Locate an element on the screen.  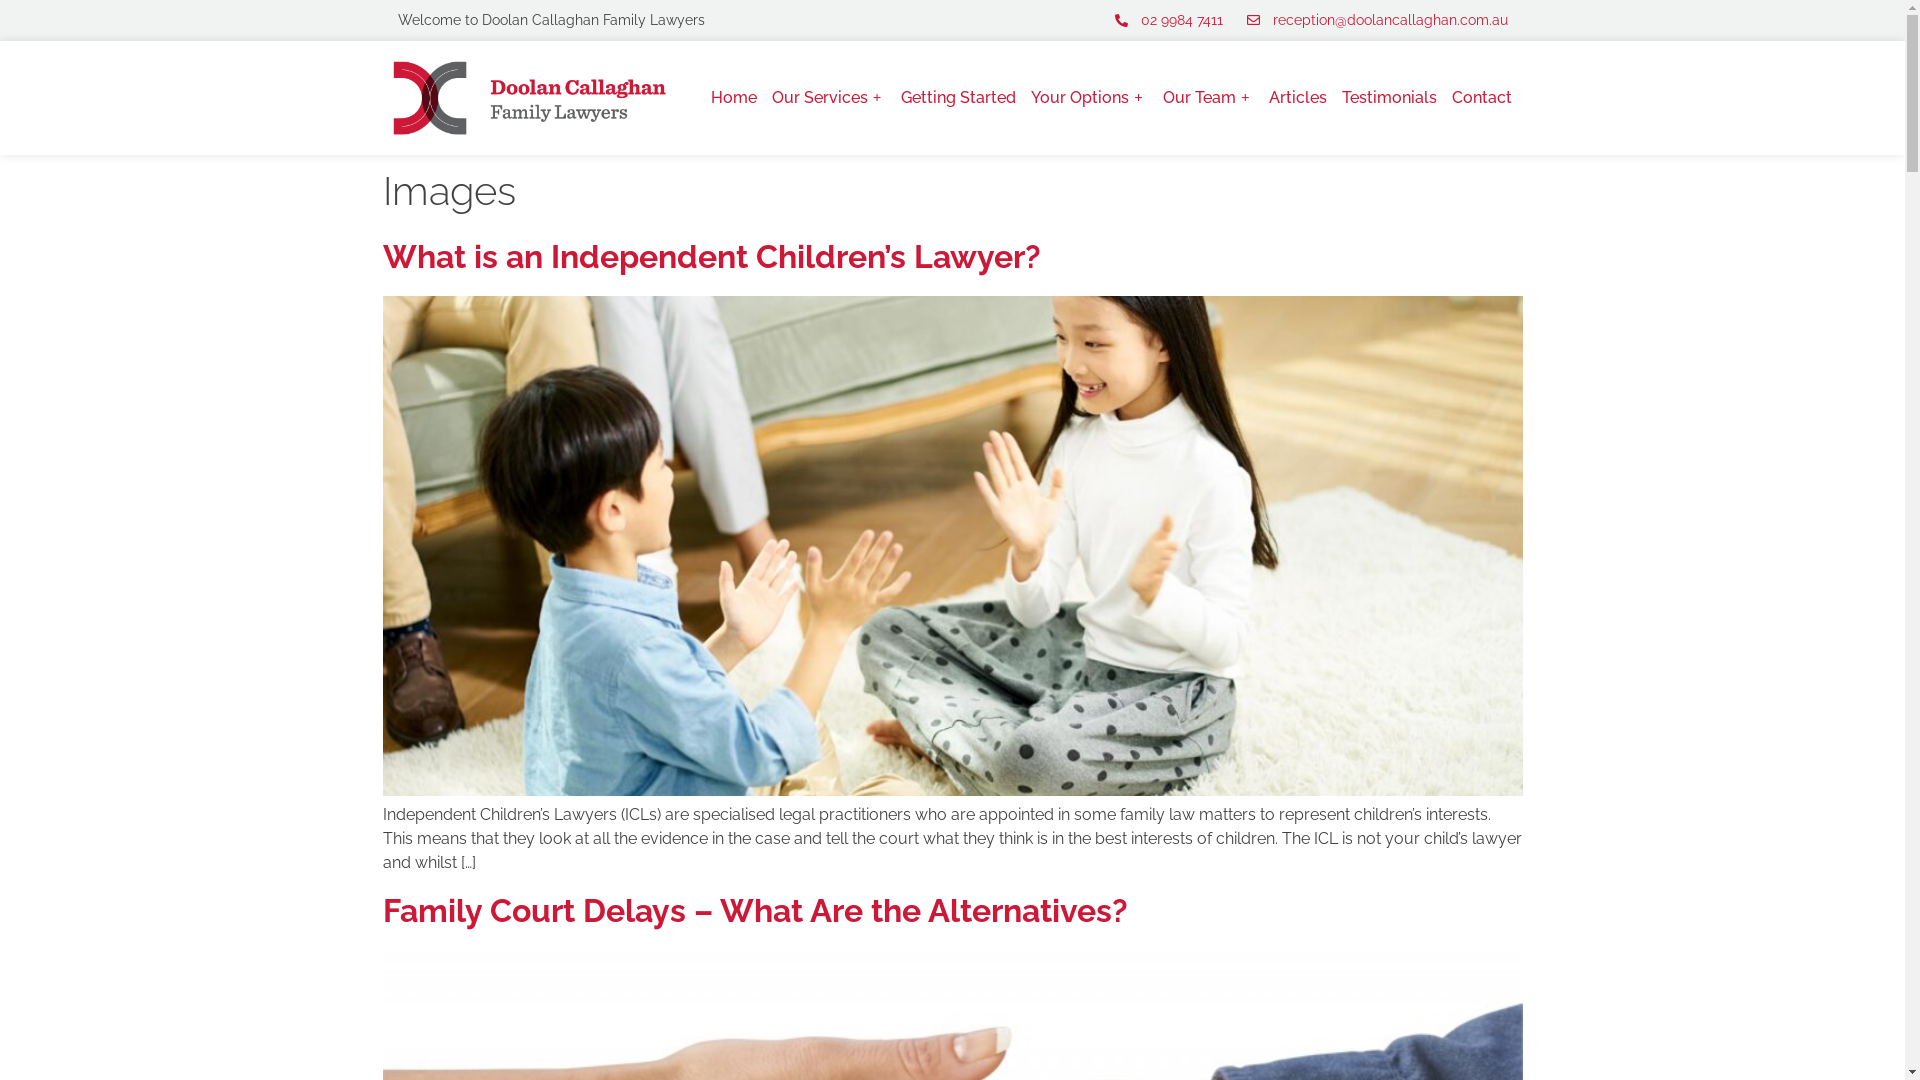
'02 9984 7411' is located at coordinates (1167, 20).